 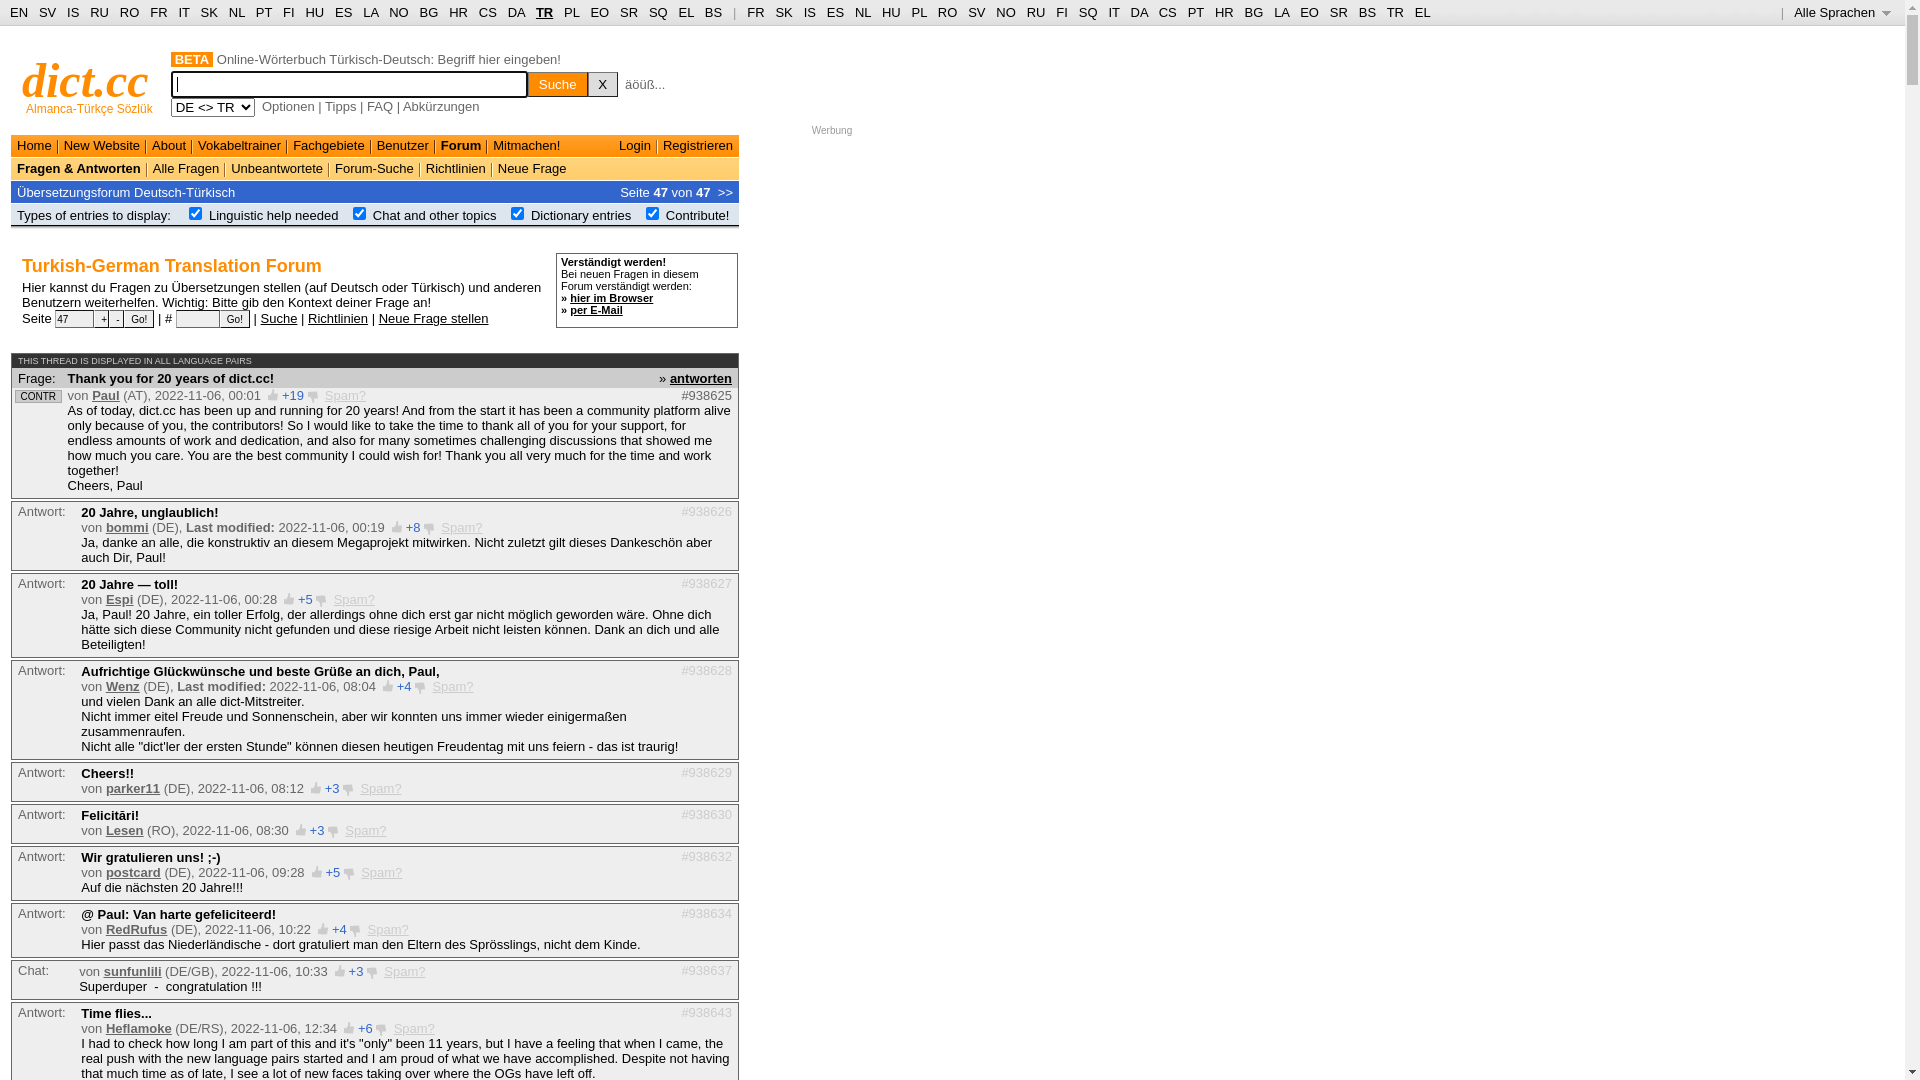 I want to click on 'Chat and other topics', so click(x=434, y=215).